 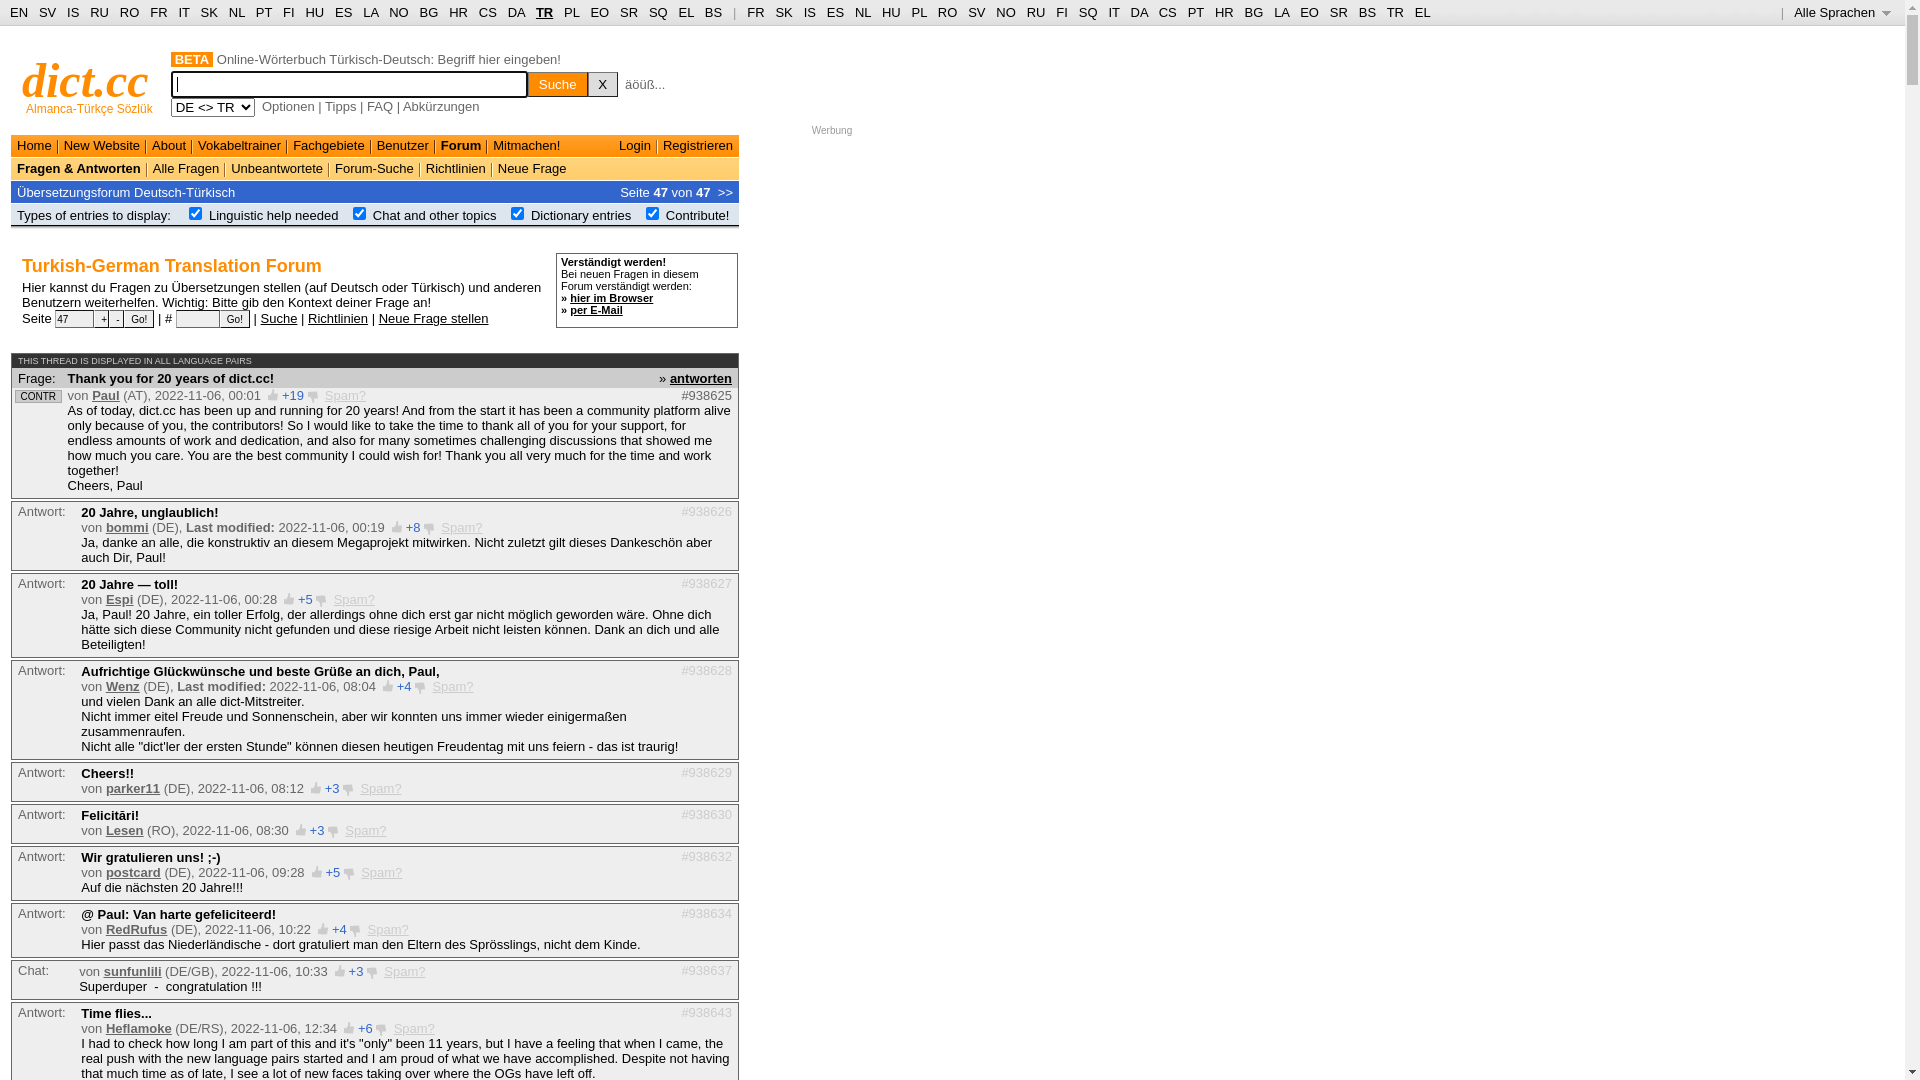 I want to click on 'Chat and other topics', so click(x=434, y=215).